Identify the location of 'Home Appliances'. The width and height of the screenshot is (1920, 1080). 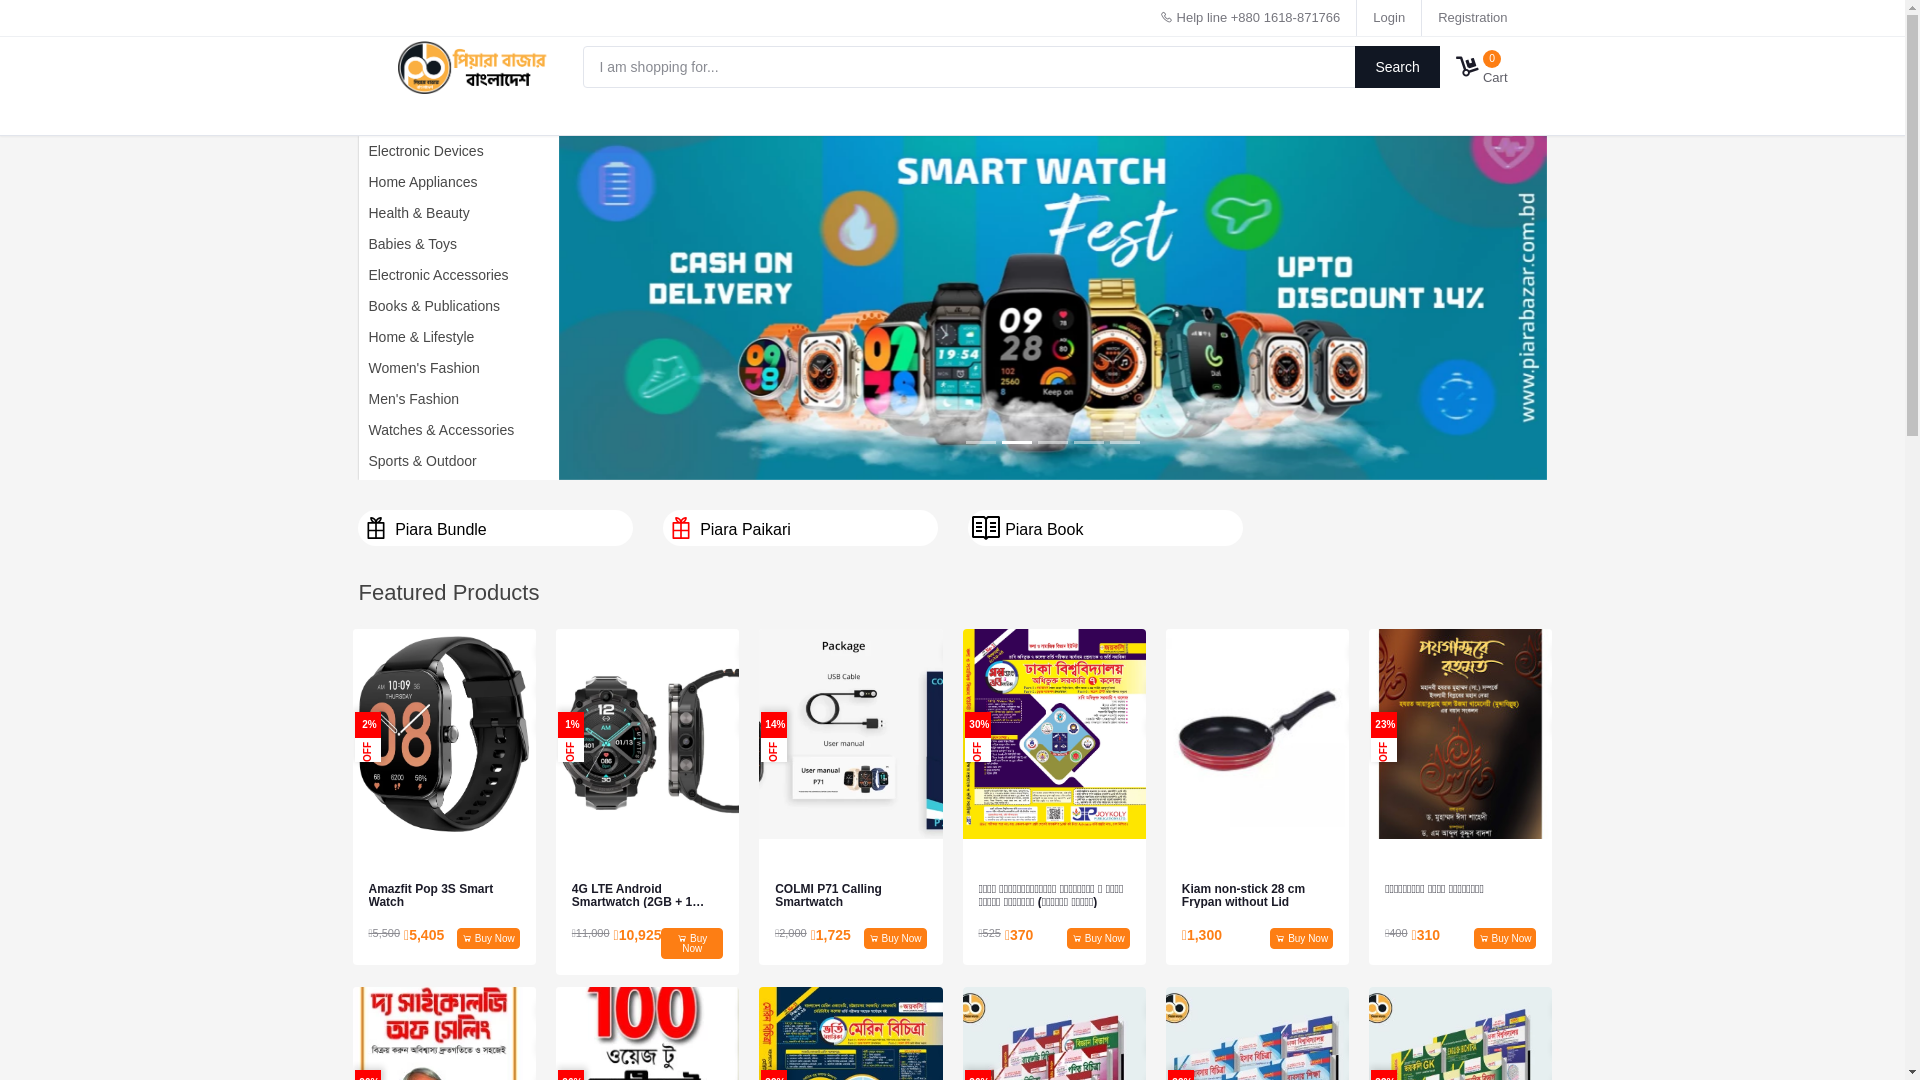
(416, 181).